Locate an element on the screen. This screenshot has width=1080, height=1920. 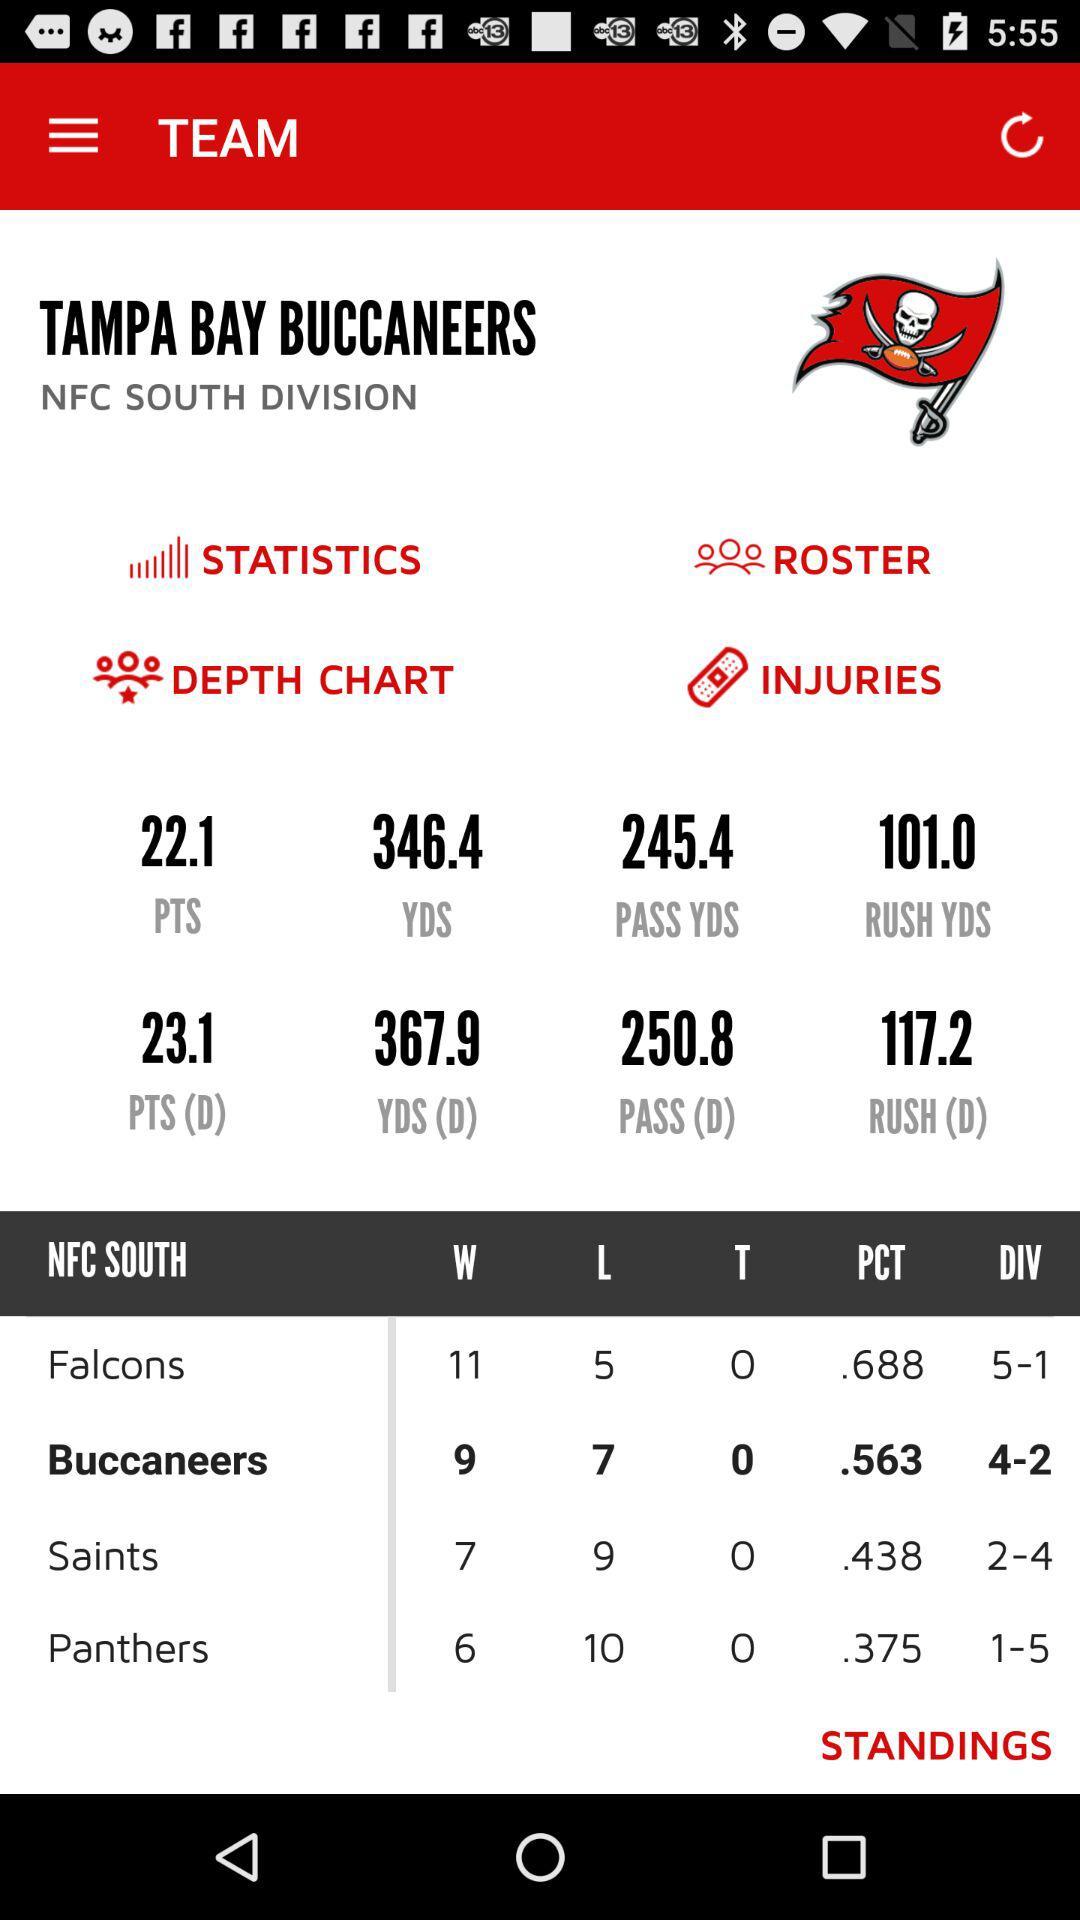
item below the rush (d) icon is located at coordinates (1002, 1262).